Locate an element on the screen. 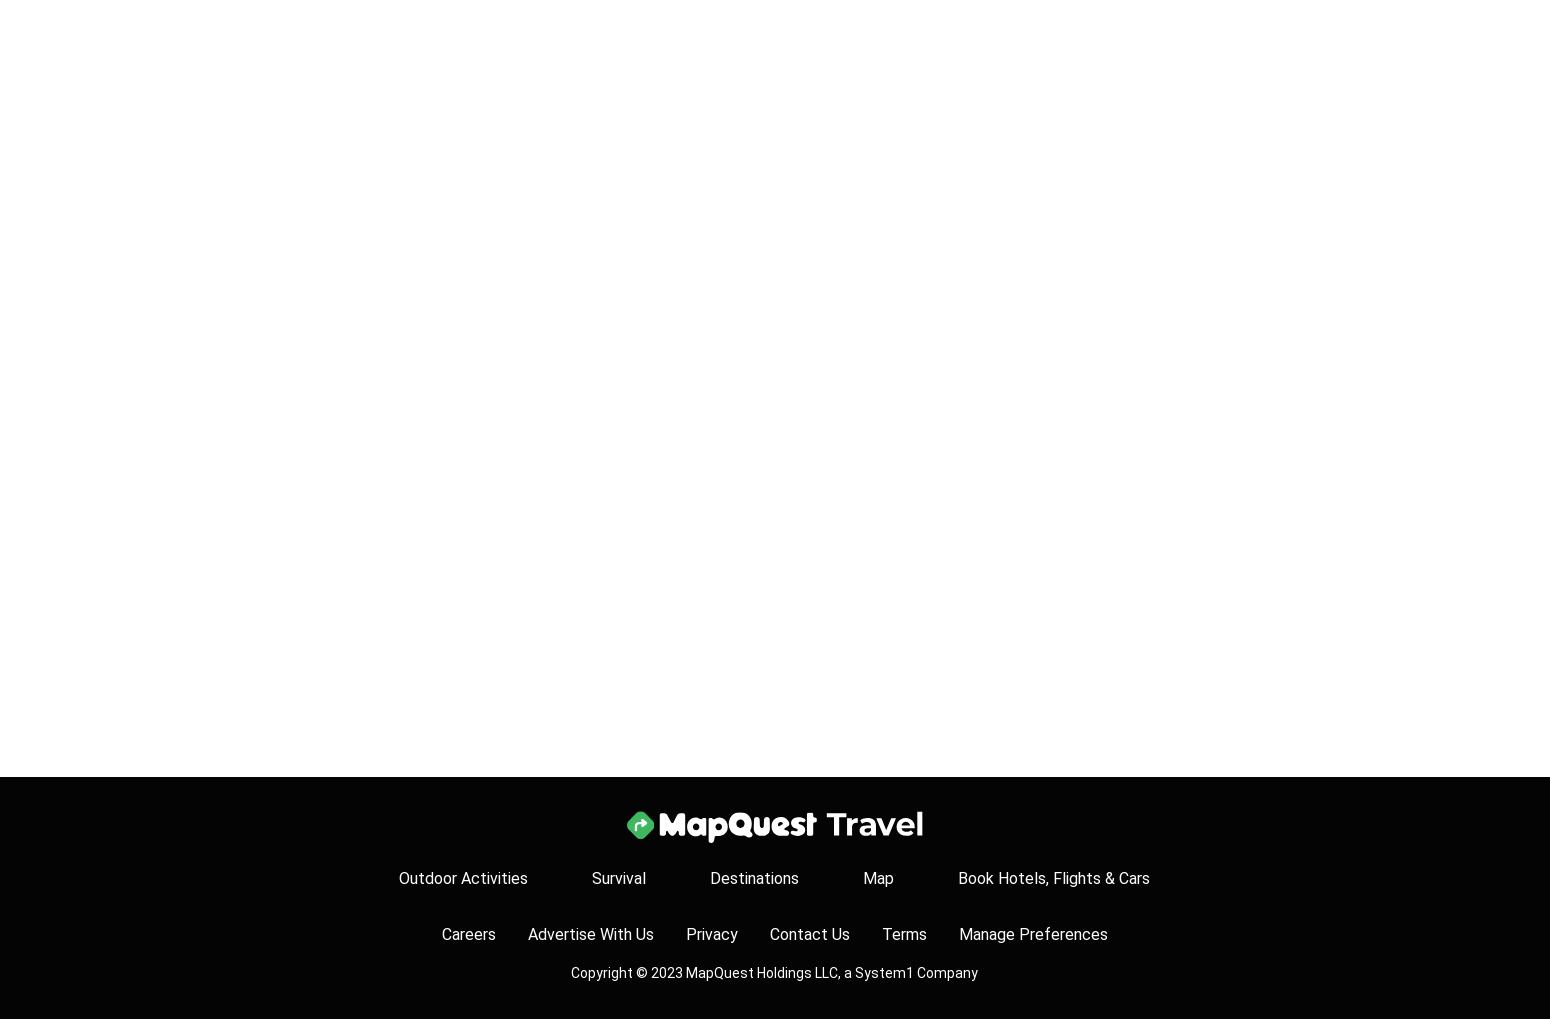 This screenshot has width=1550, height=1019. 'Advertise With Us' is located at coordinates (526, 933).